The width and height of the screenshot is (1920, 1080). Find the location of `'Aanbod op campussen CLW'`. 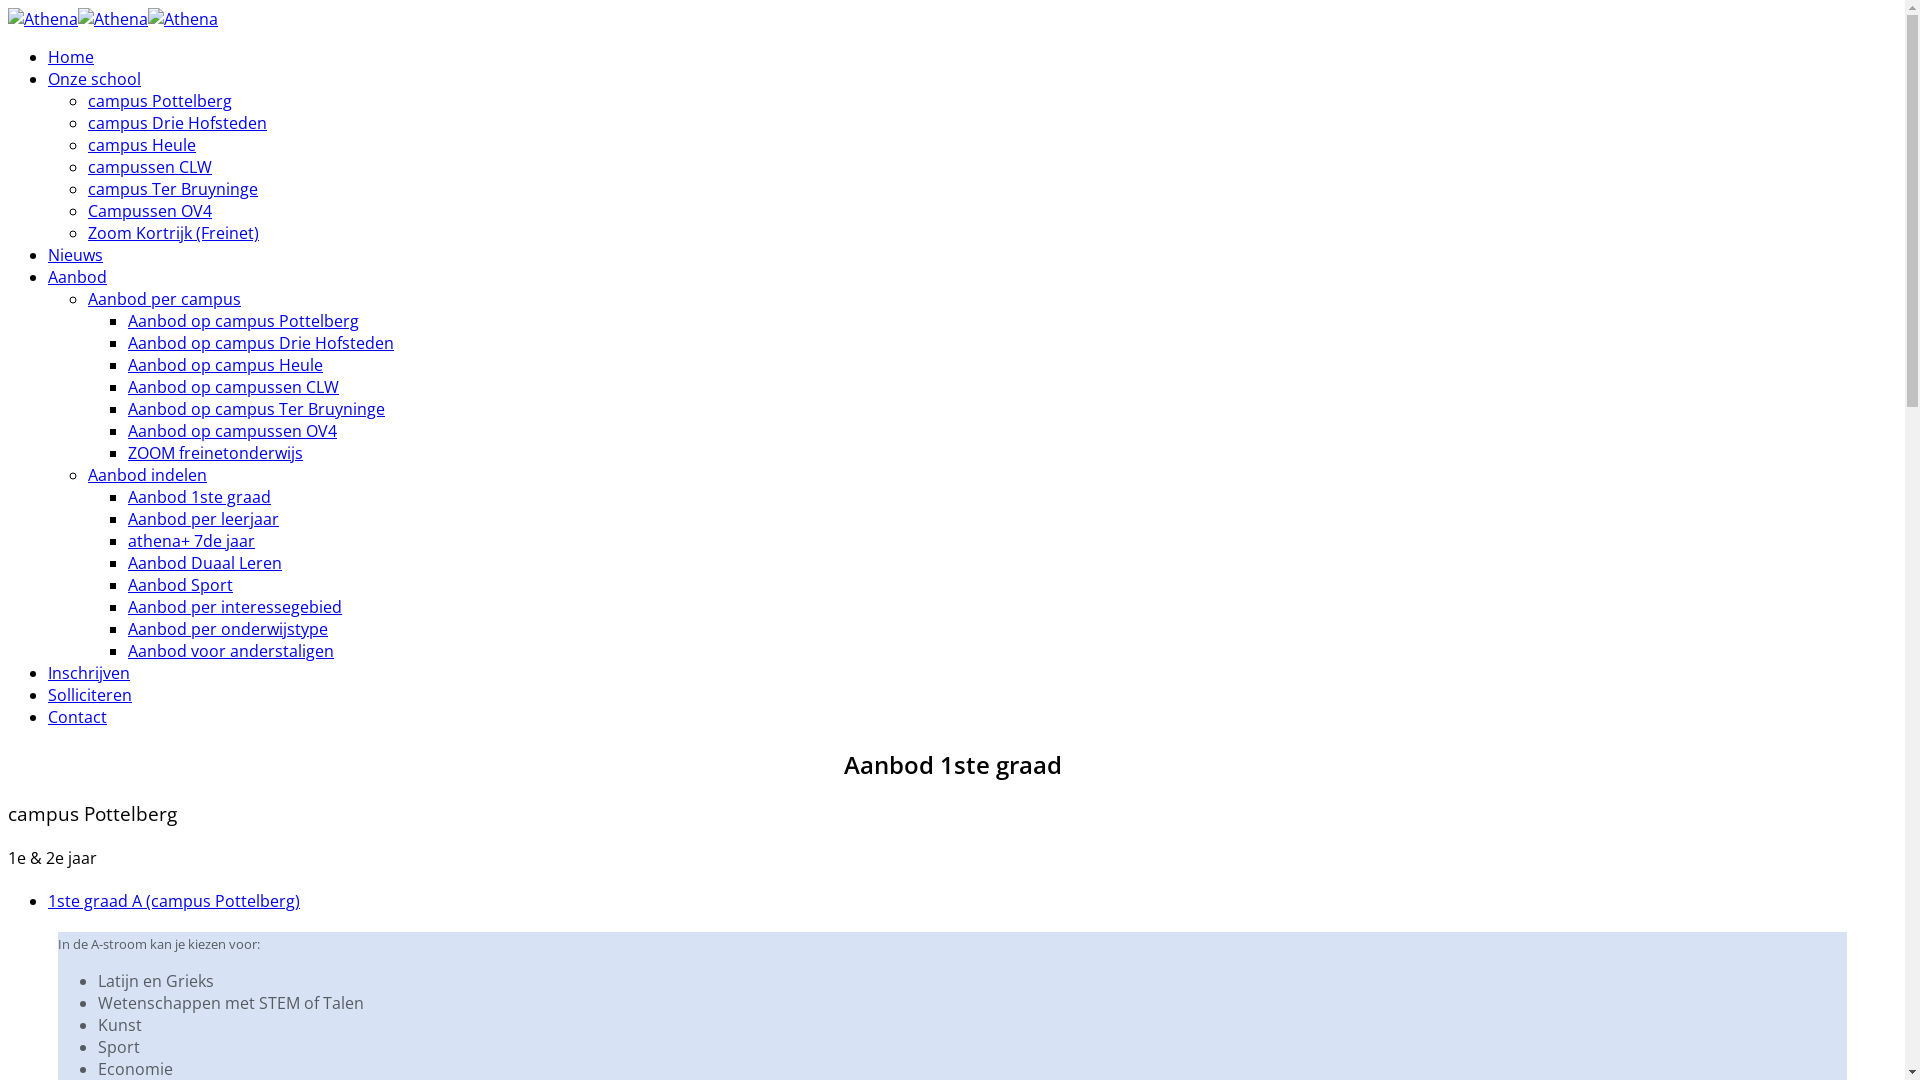

'Aanbod op campussen CLW' is located at coordinates (233, 386).